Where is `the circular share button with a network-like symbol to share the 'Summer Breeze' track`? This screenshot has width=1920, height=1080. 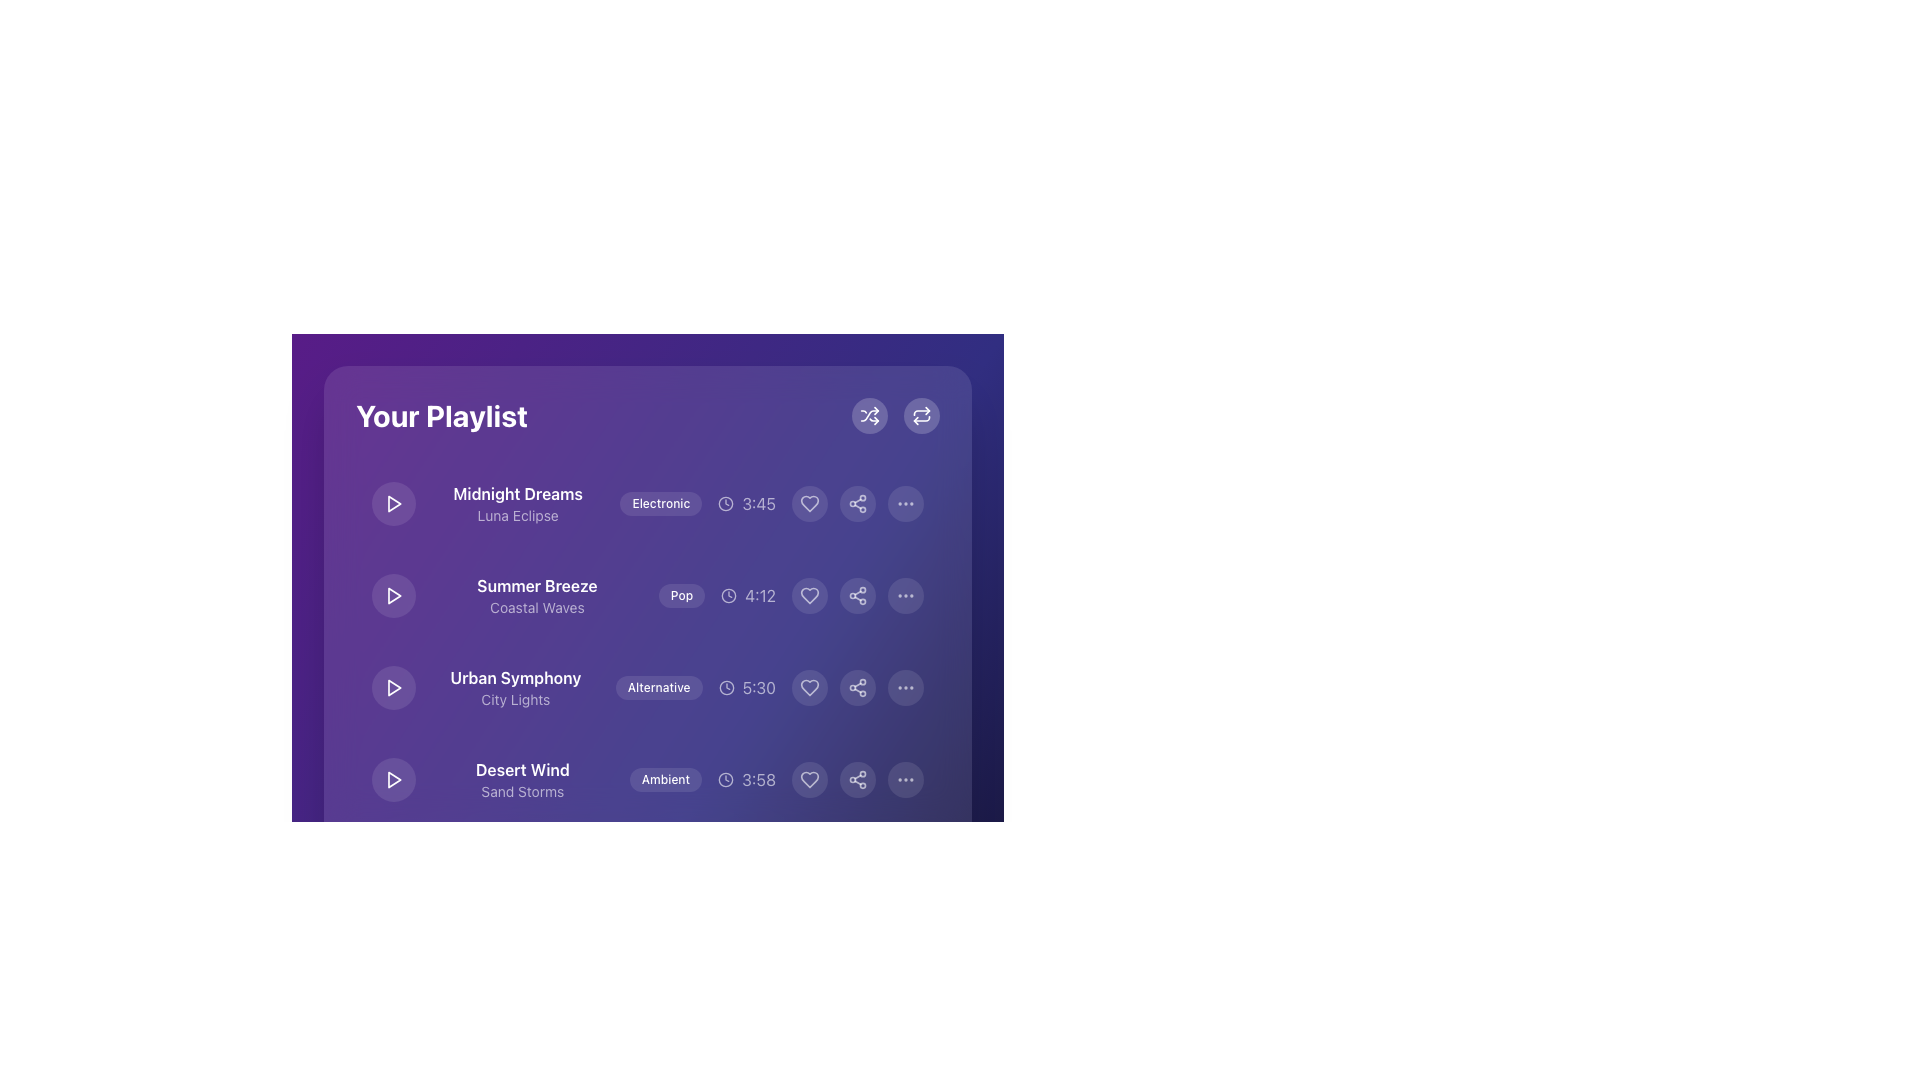 the circular share button with a network-like symbol to share the 'Summer Breeze' track is located at coordinates (858, 595).